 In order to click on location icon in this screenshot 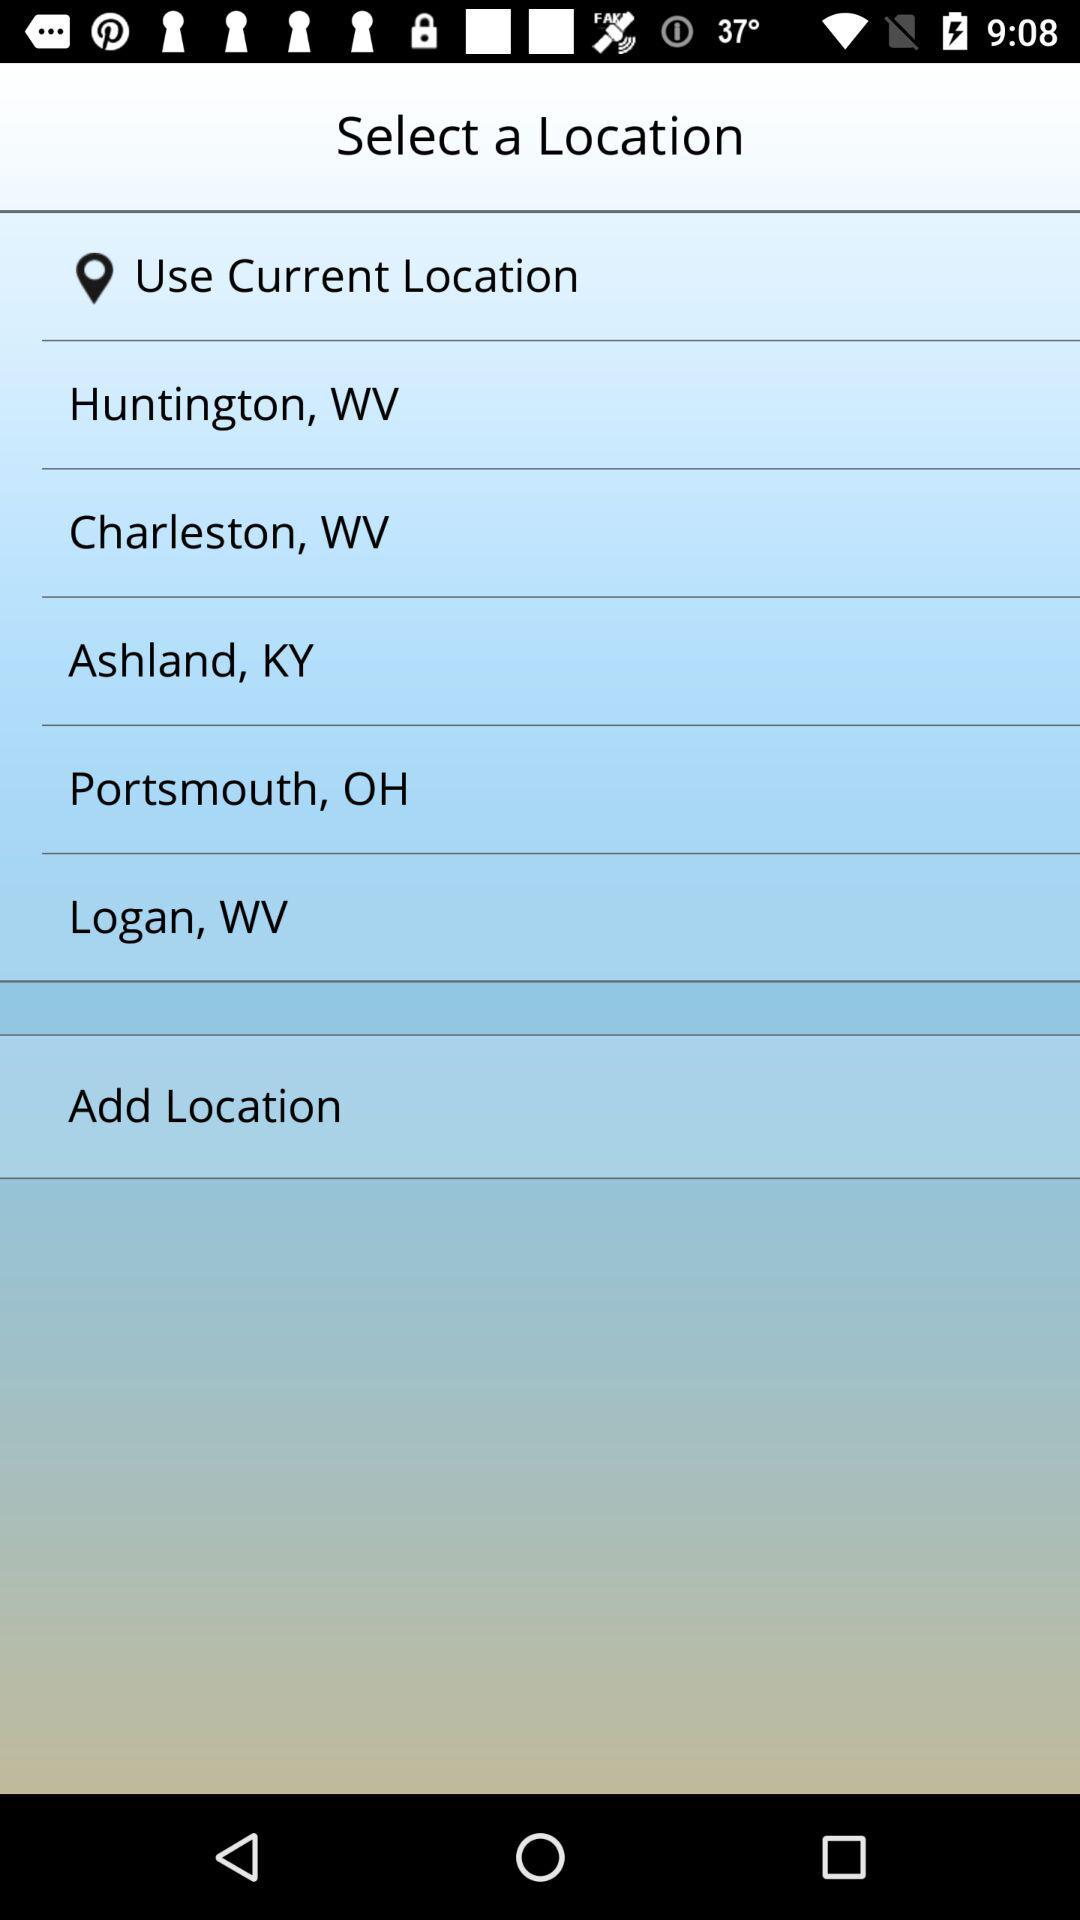, I will do `click(94, 277)`.